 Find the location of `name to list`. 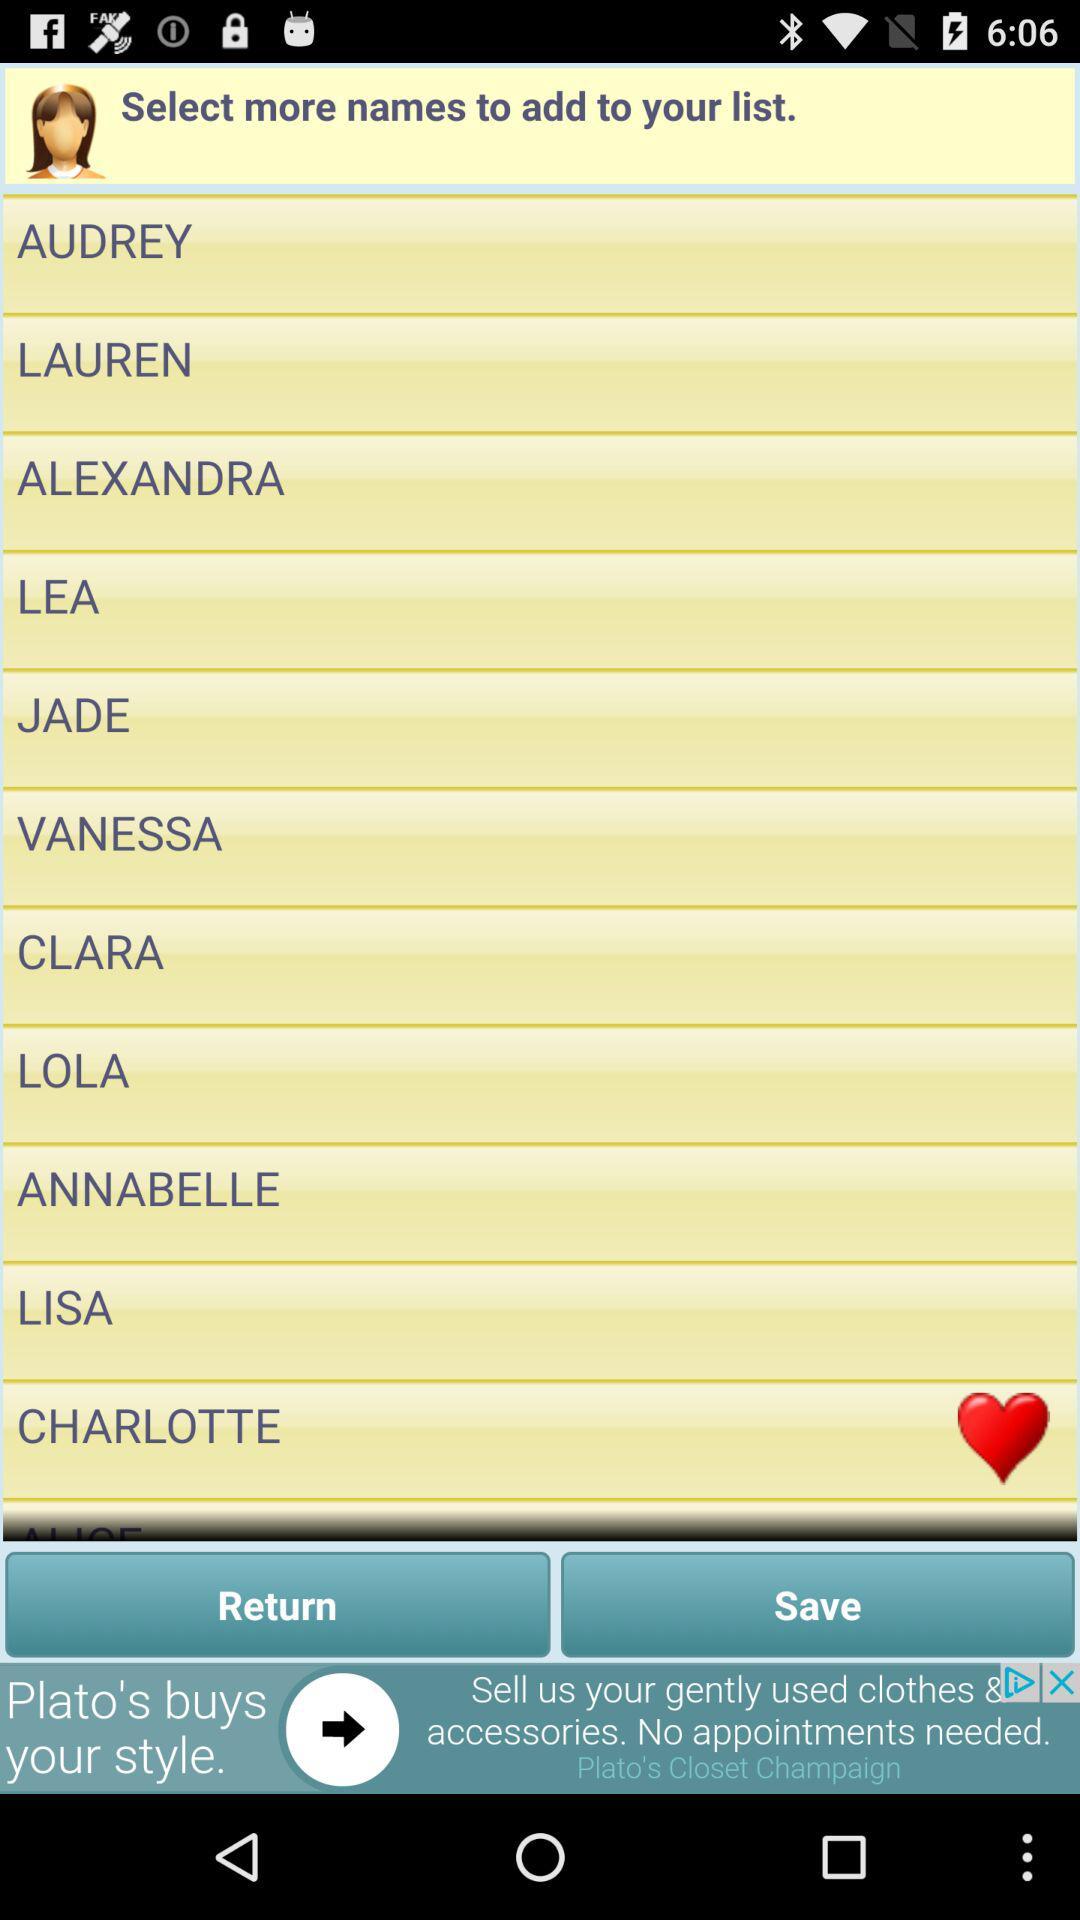

name to list is located at coordinates (1003, 726).